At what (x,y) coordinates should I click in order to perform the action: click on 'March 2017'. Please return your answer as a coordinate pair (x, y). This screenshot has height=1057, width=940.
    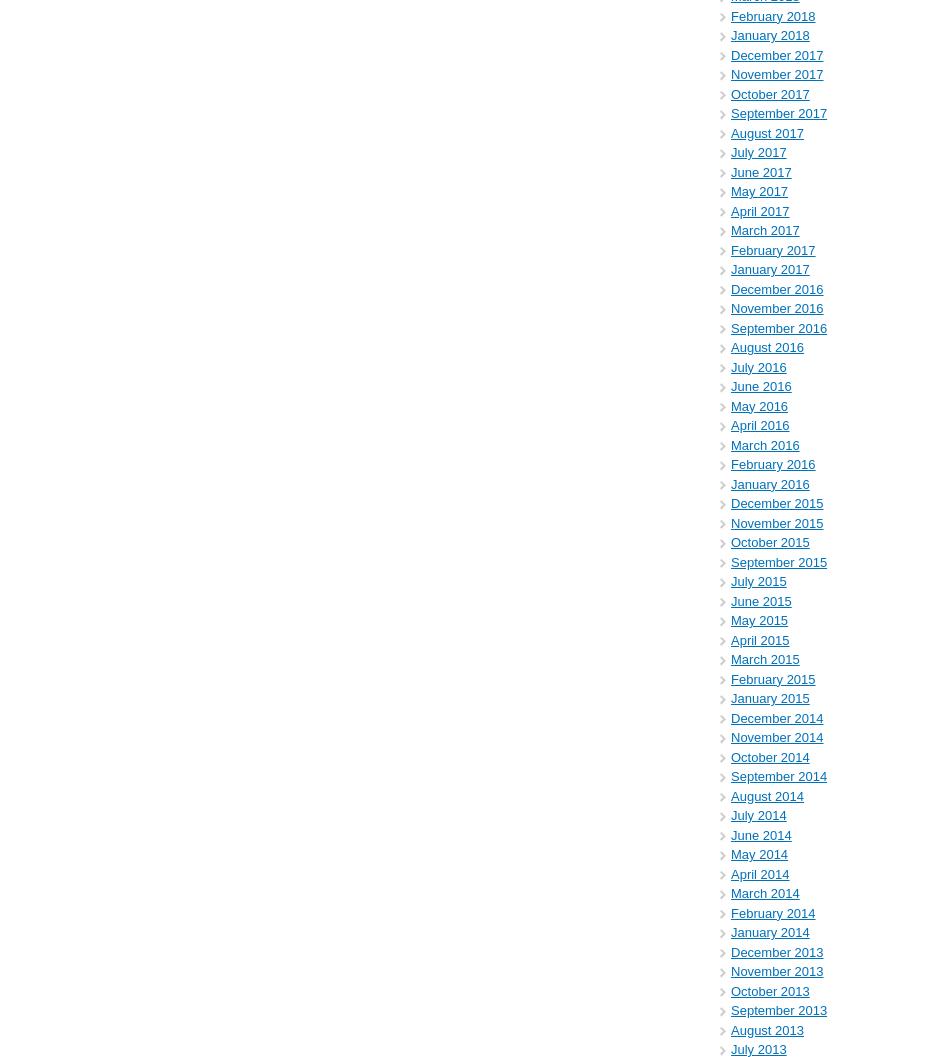
    Looking at the image, I should click on (763, 229).